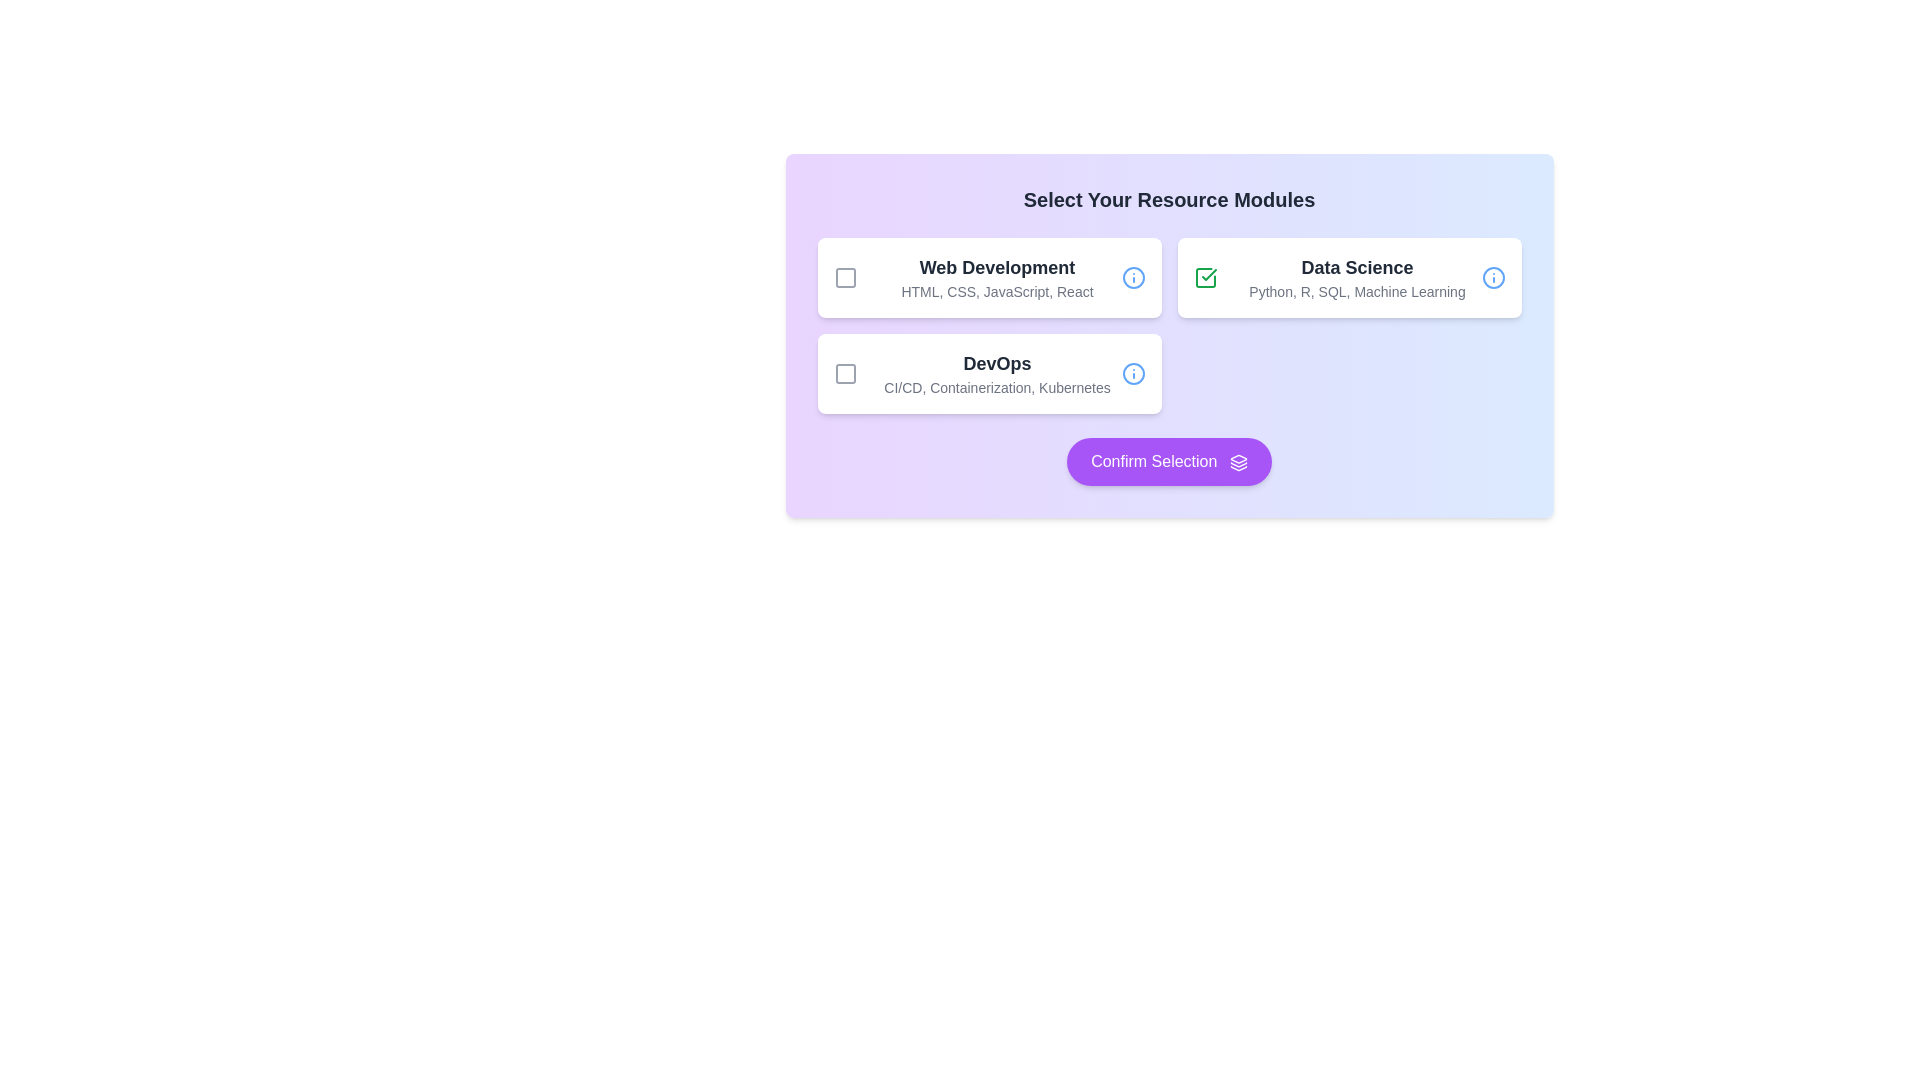 The image size is (1920, 1080). I want to click on the blue circular informational icon with an 'i' located at the far right of the Web Development section card, so click(1133, 277).